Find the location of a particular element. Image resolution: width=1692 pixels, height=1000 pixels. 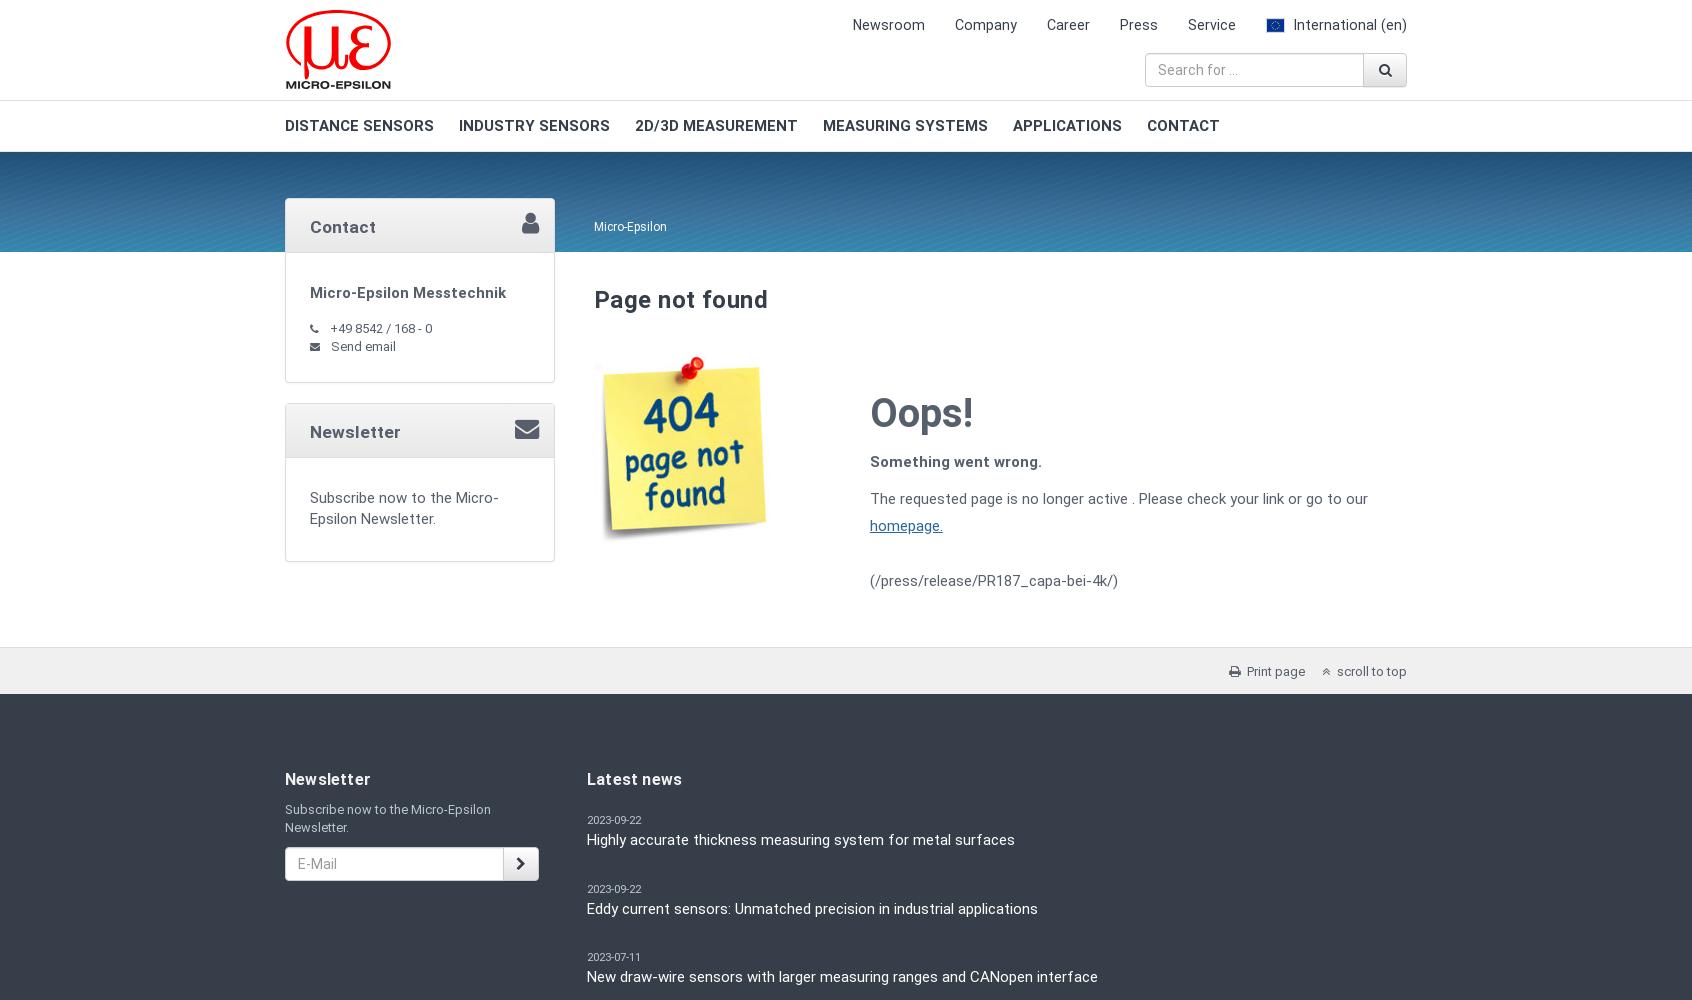

'DISTANCE SENSORS' is located at coordinates (359, 126).